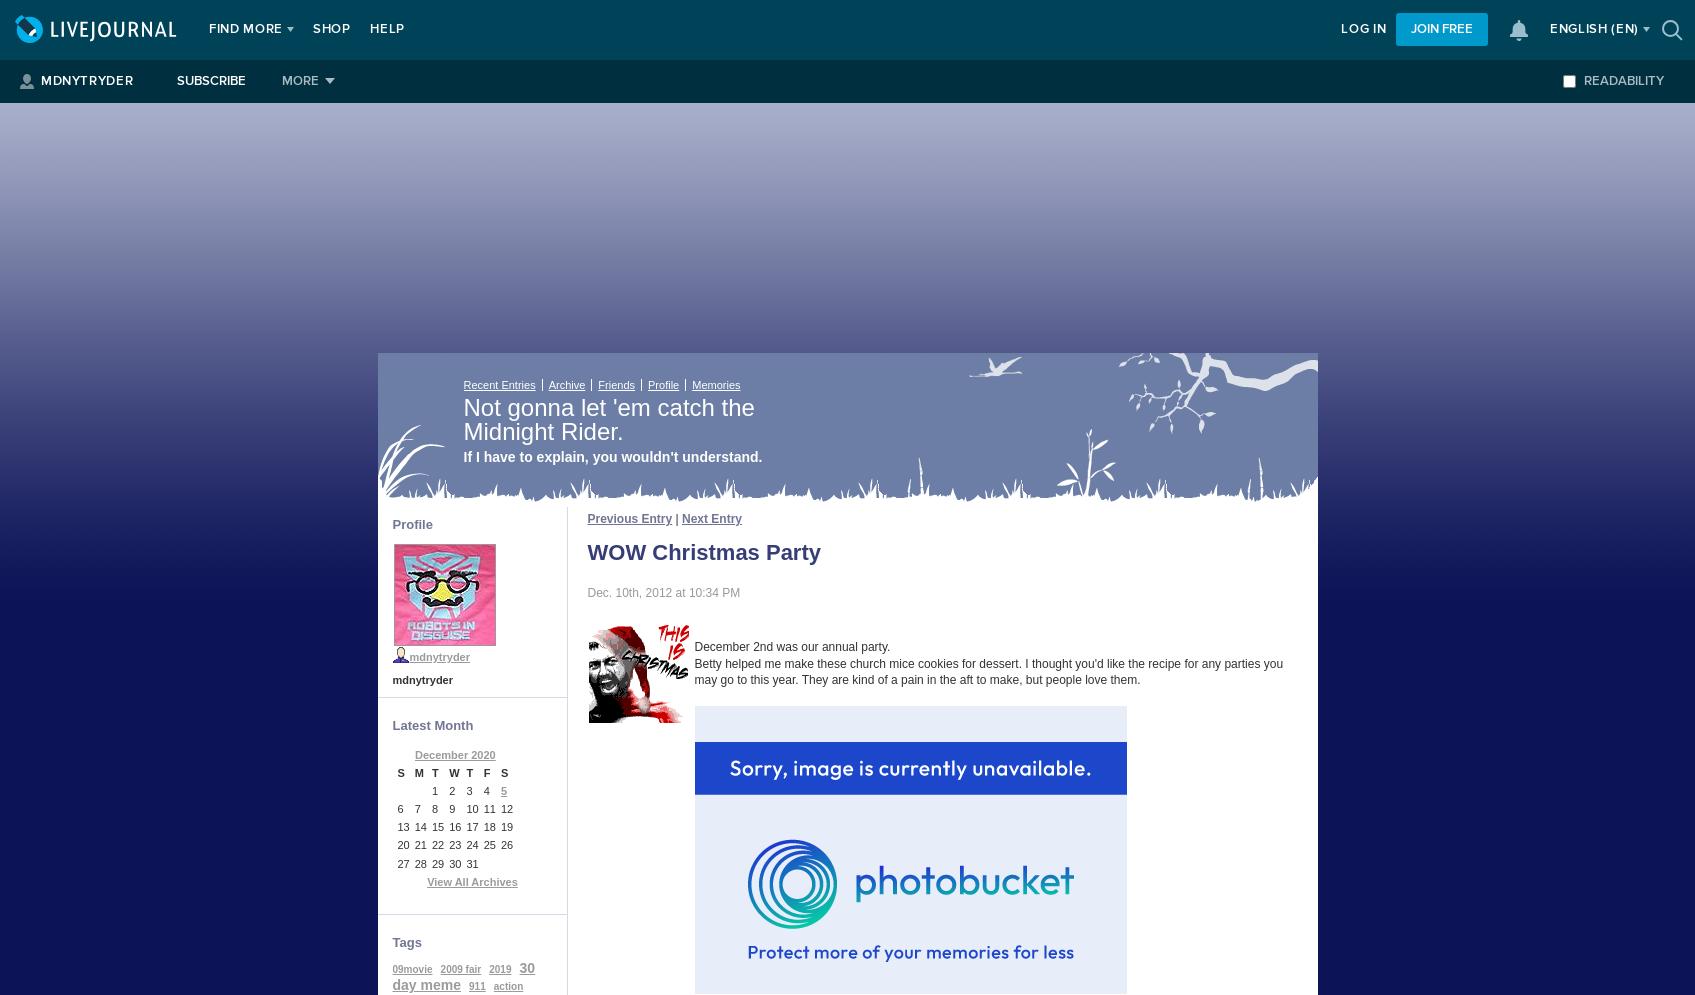  What do you see at coordinates (1363, 29) in the screenshot?
I see `'Log in'` at bounding box center [1363, 29].